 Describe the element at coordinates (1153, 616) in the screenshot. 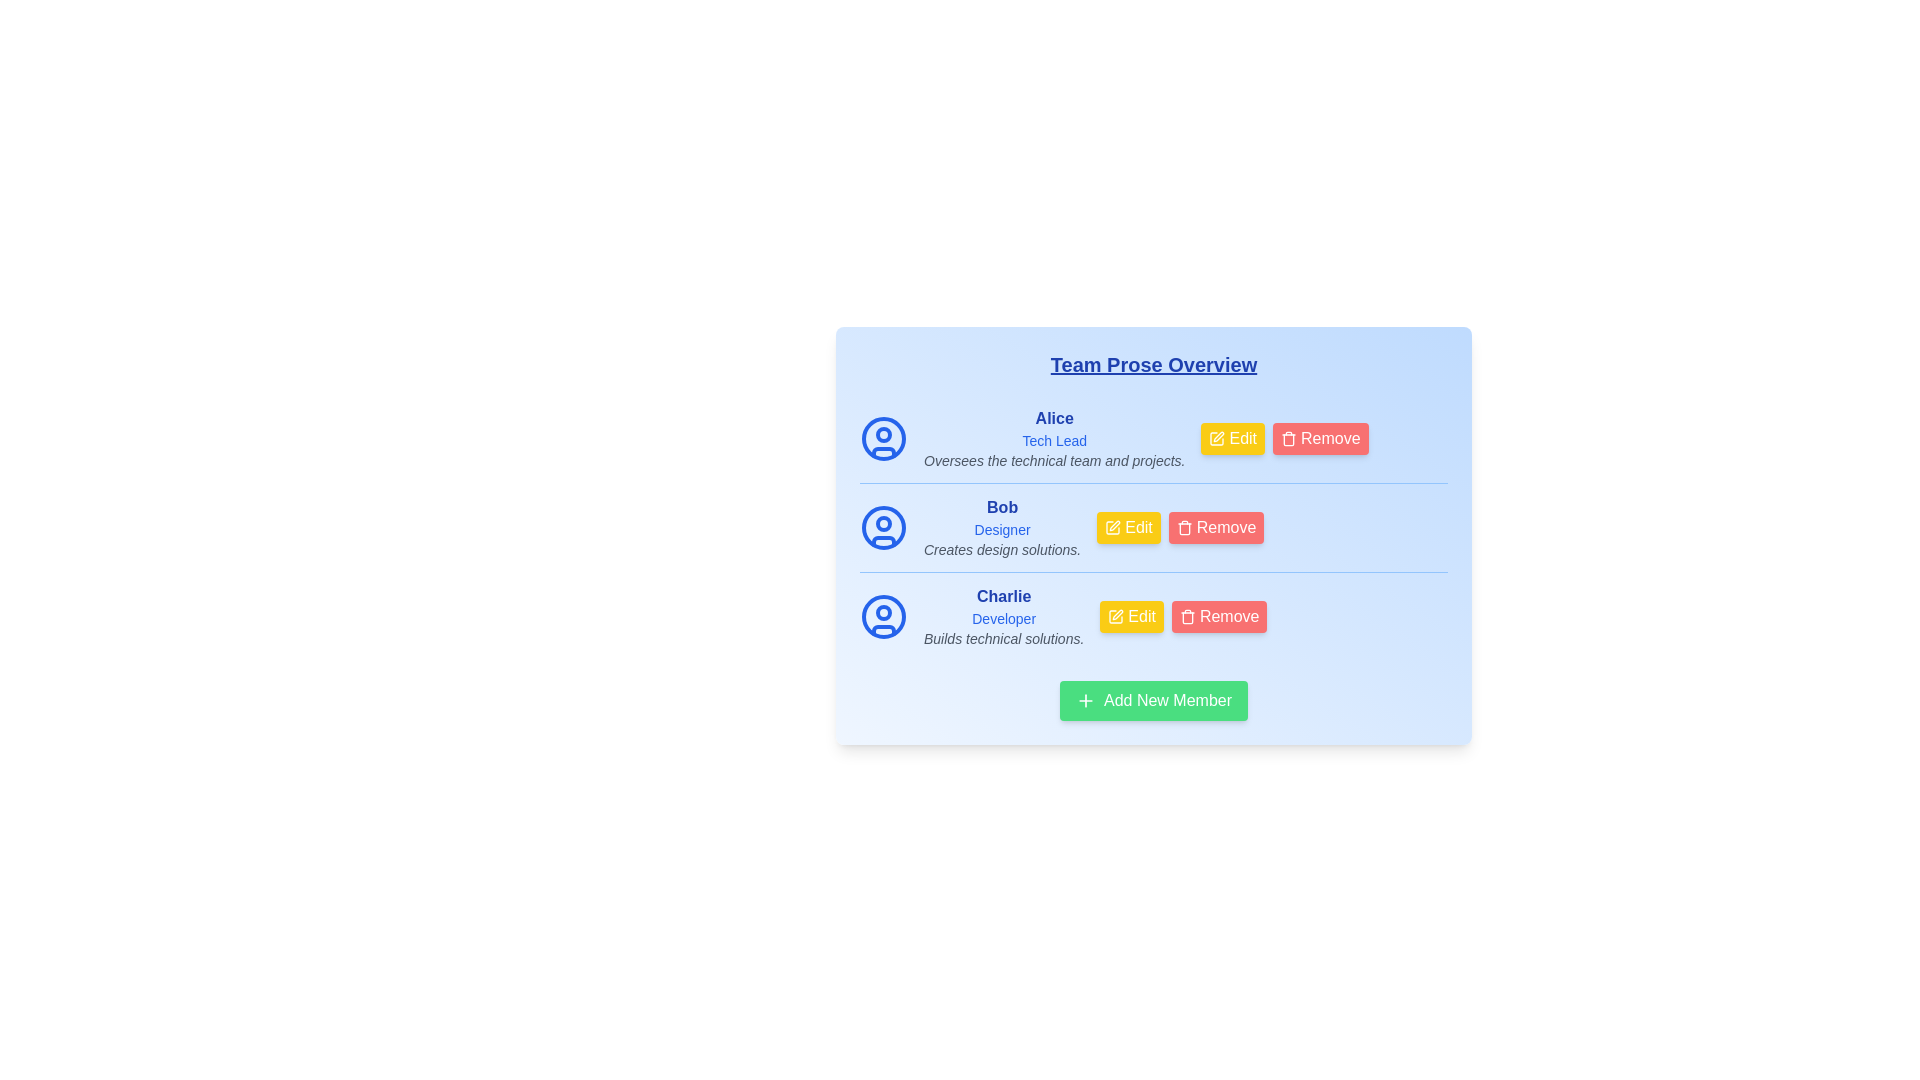

I see `the yellow 'Edit' button with a pen icon, prominently styled in the third row associated with user 'Charlie', to observe any visual or tooltip effect` at that location.